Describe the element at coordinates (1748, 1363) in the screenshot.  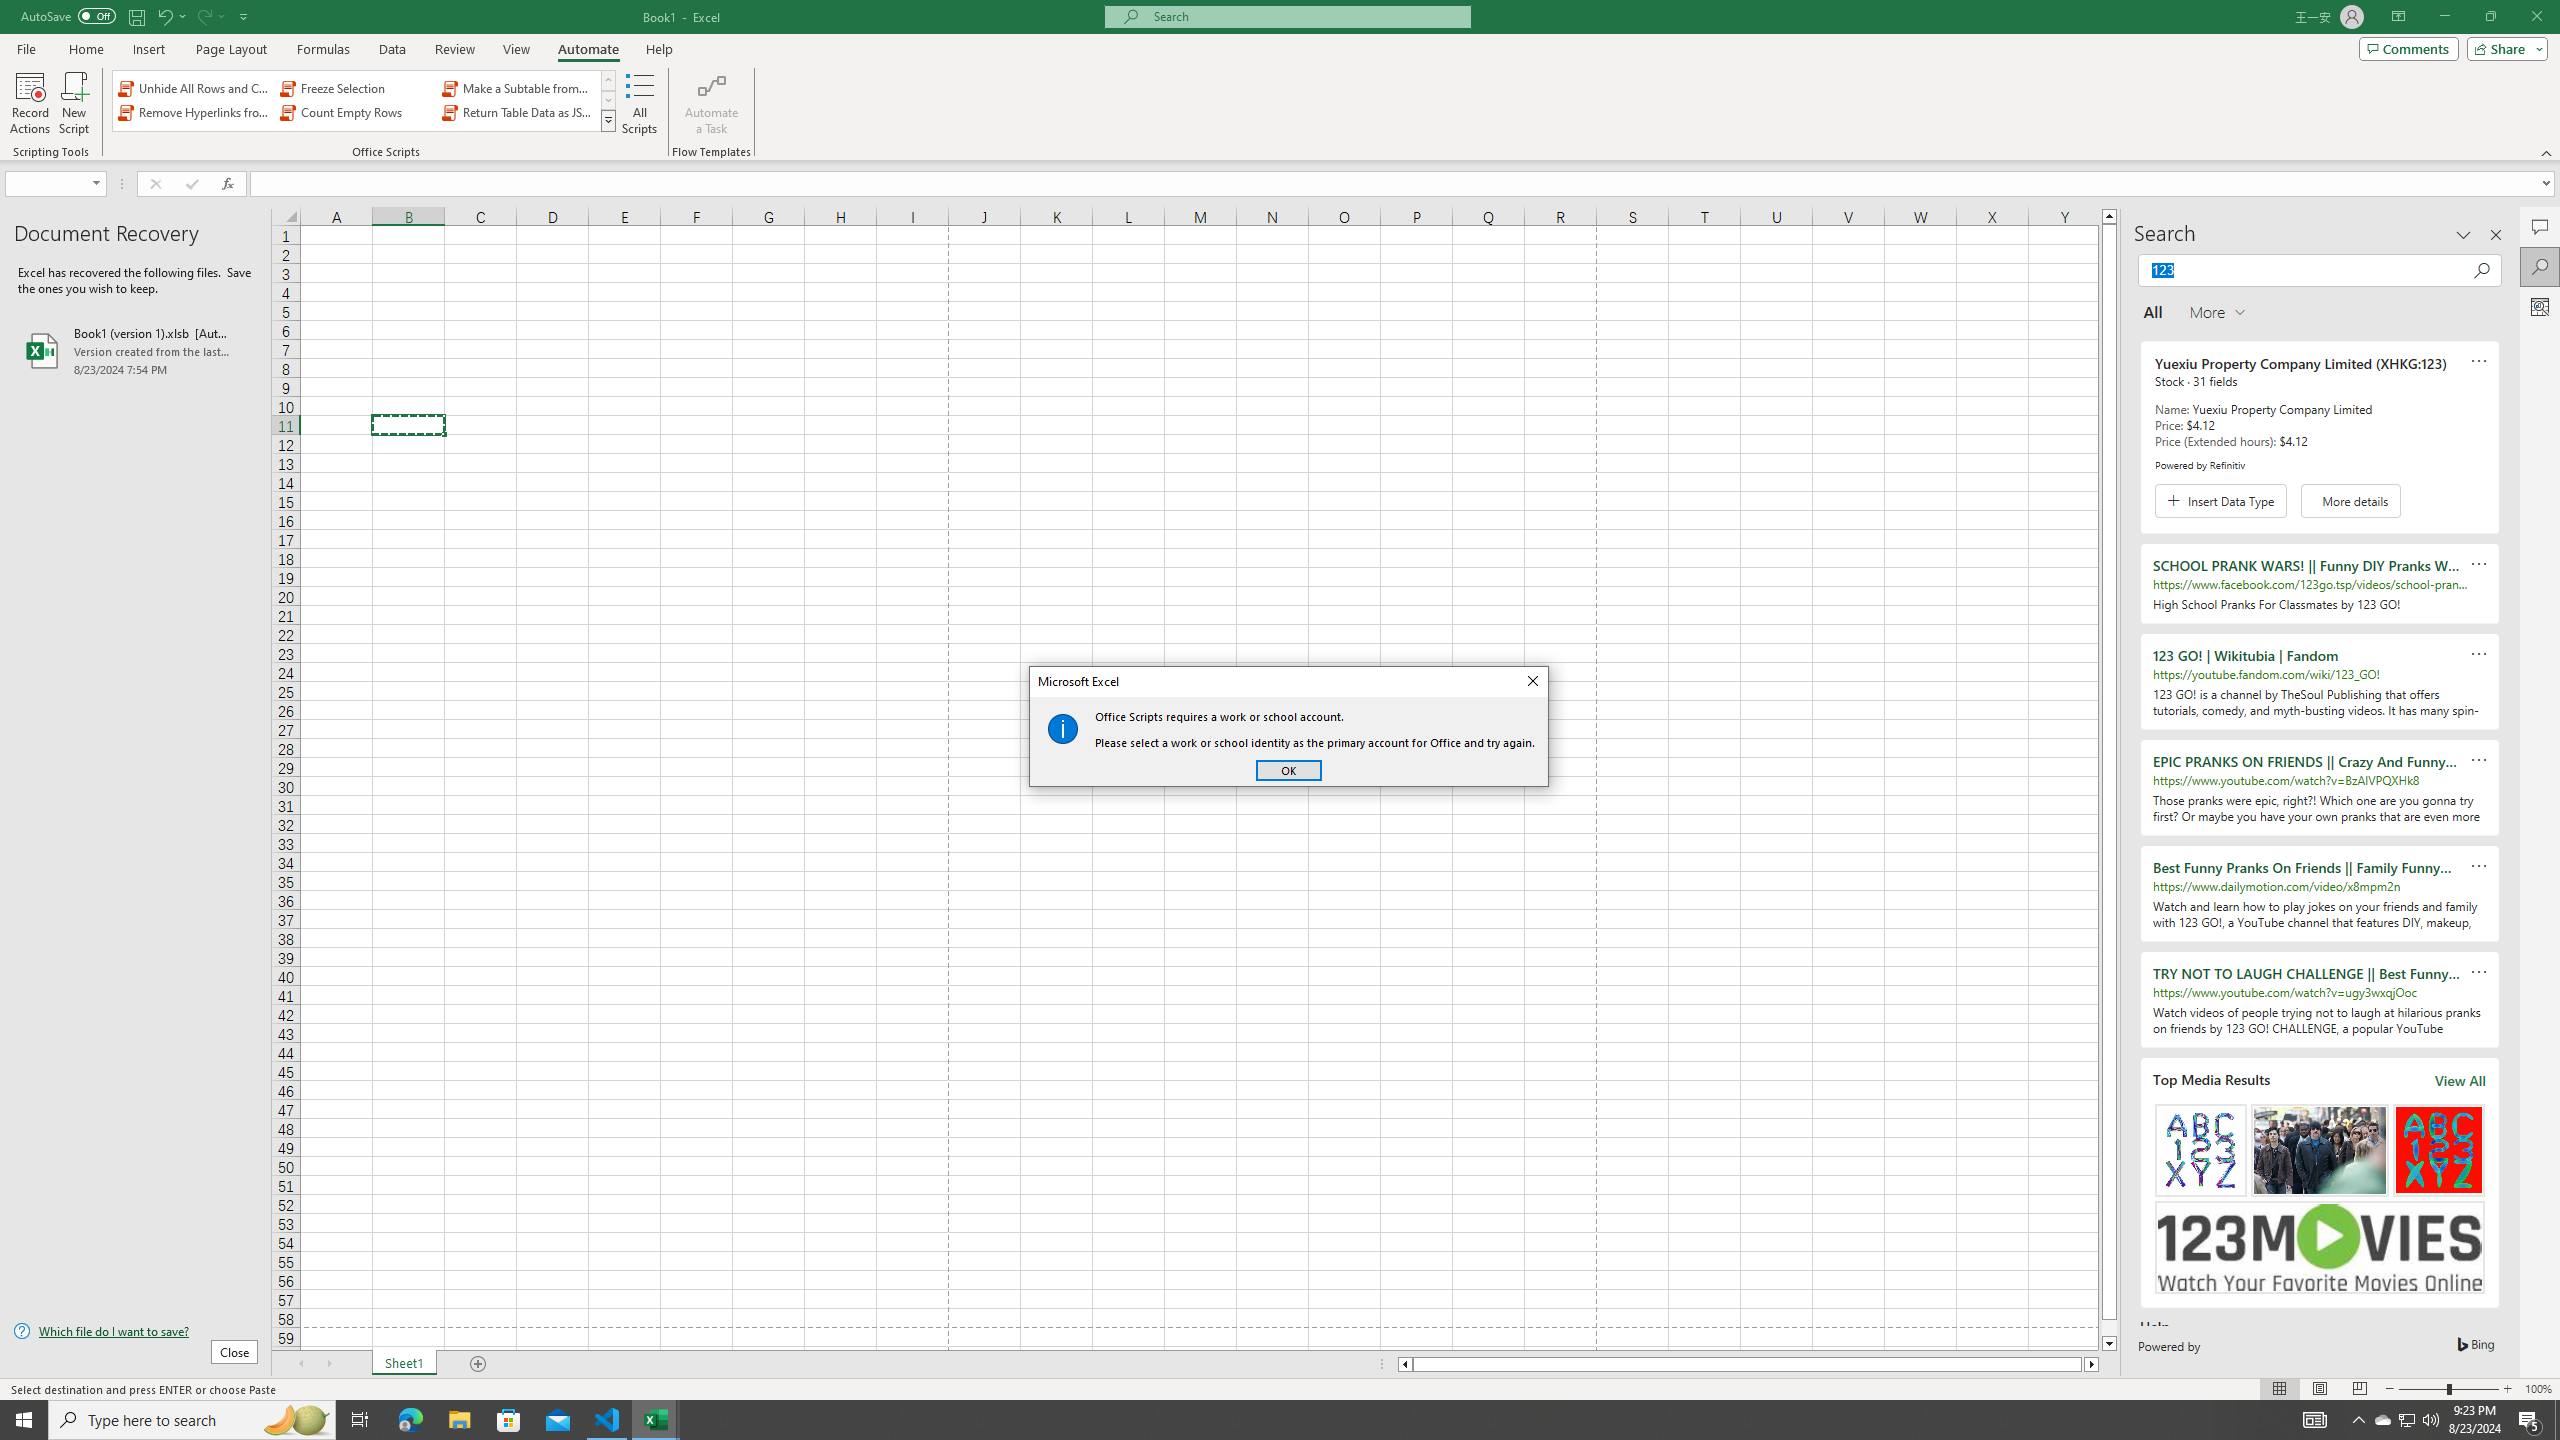
I see `'Class: NetUIScrollBar'` at that location.